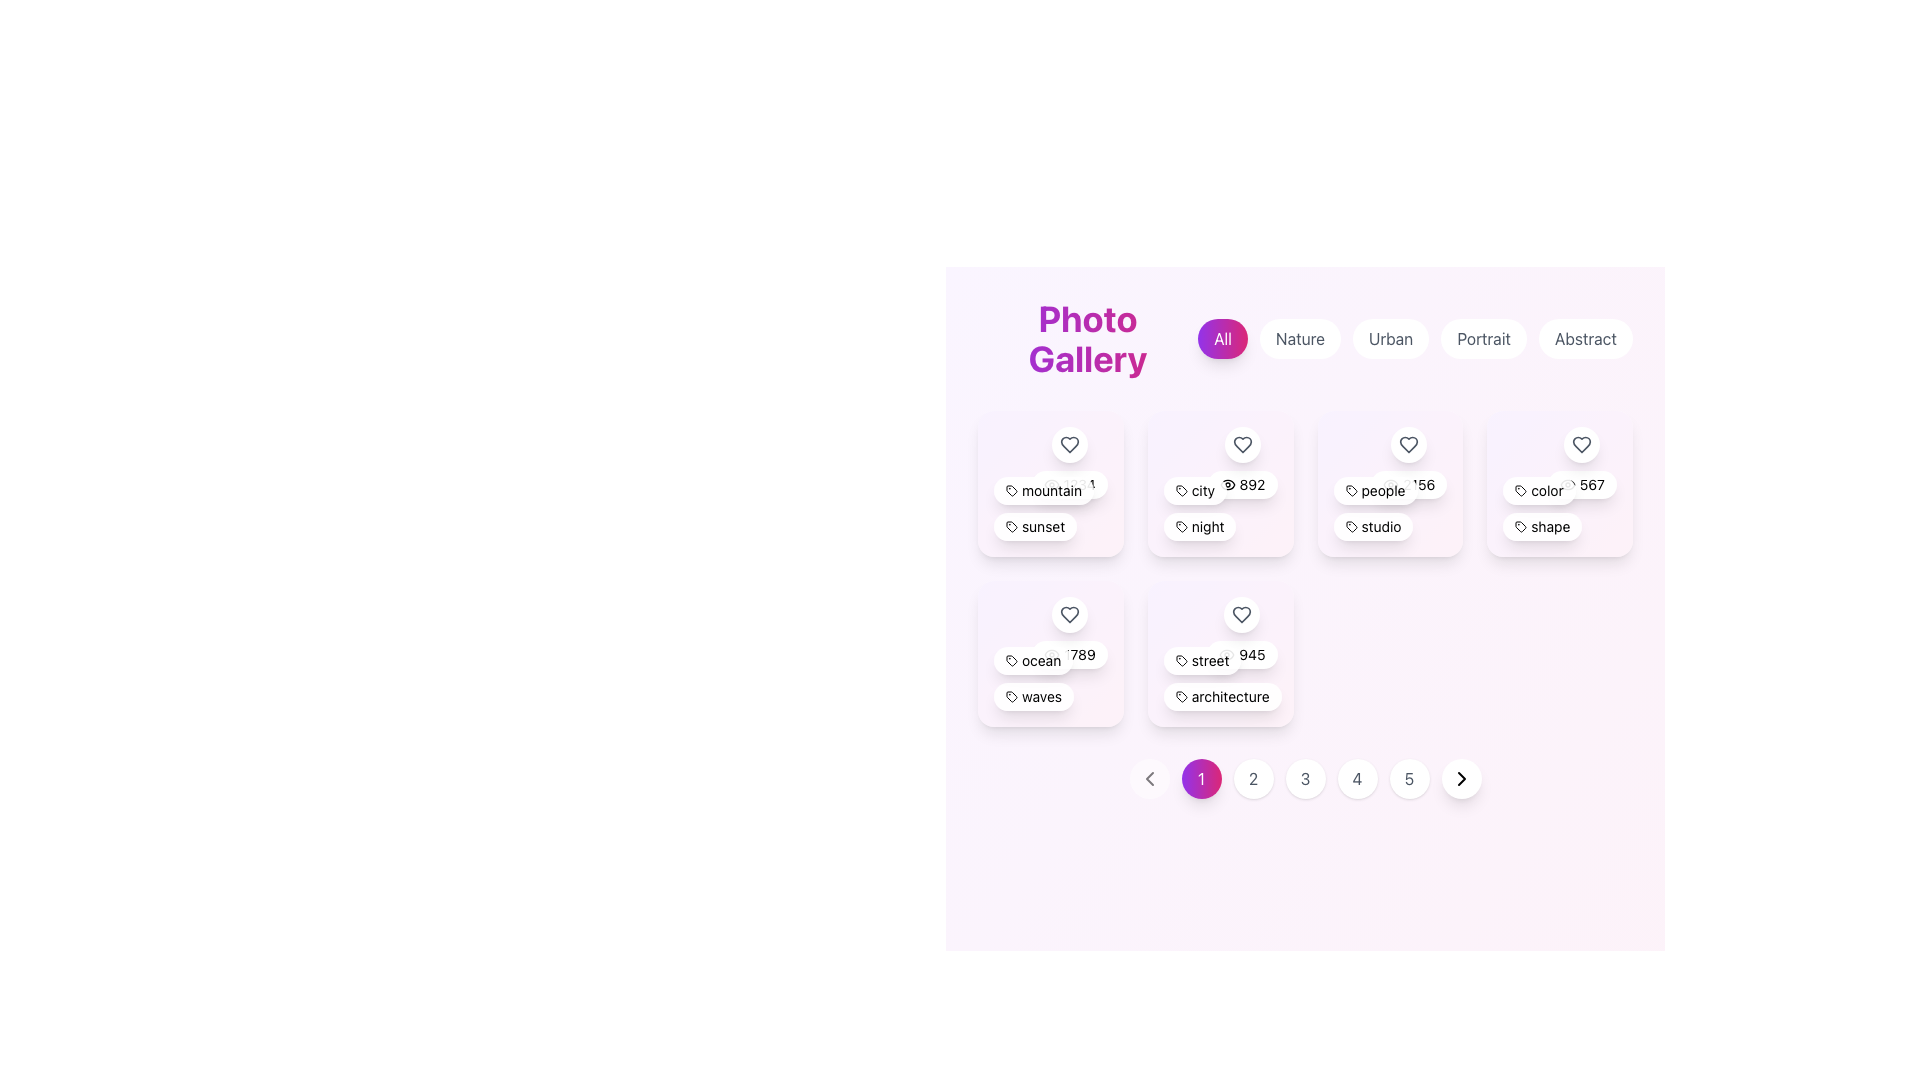 This screenshot has width=1920, height=1080. What do you see at coordinates (1181, 660) in the screenshot?
I see `the tag-shaped icon associated with the 'street' label in the bottom row of the grid layout` at bounding box center [1181, 660].